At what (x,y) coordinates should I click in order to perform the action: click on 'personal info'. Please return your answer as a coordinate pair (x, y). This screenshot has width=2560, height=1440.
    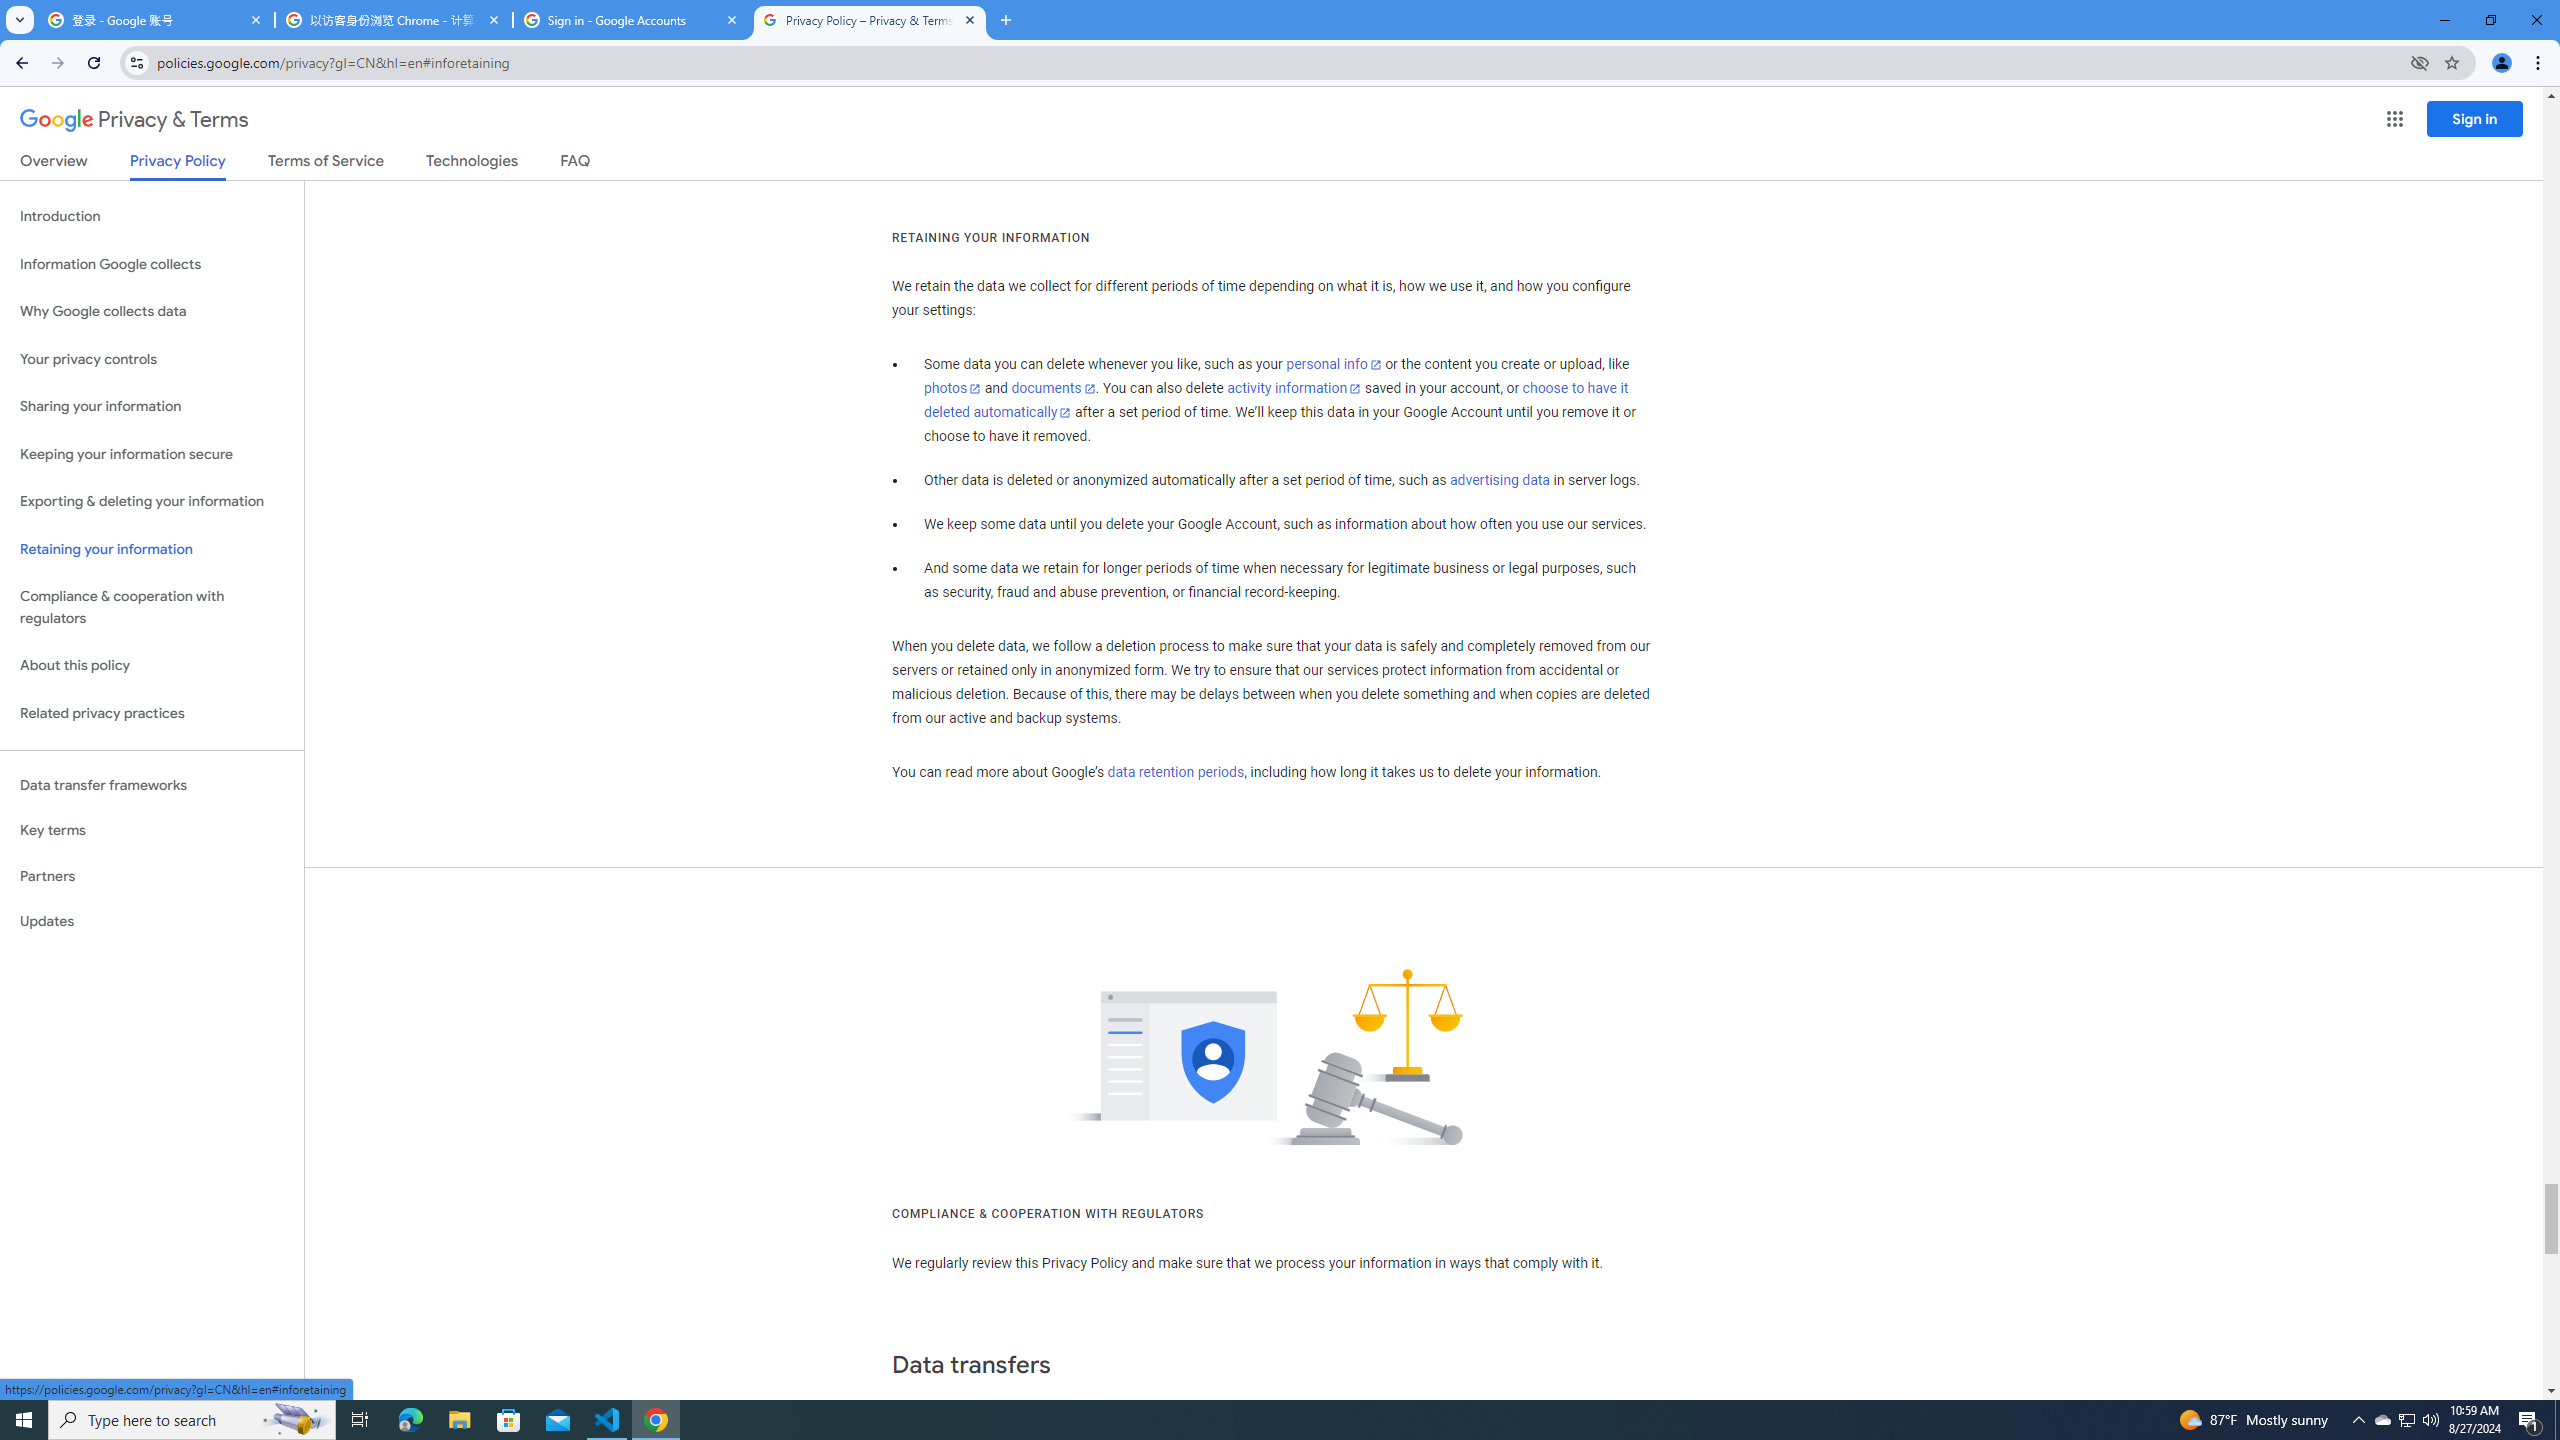
    Looking at the image, I should click on (1332, 364).